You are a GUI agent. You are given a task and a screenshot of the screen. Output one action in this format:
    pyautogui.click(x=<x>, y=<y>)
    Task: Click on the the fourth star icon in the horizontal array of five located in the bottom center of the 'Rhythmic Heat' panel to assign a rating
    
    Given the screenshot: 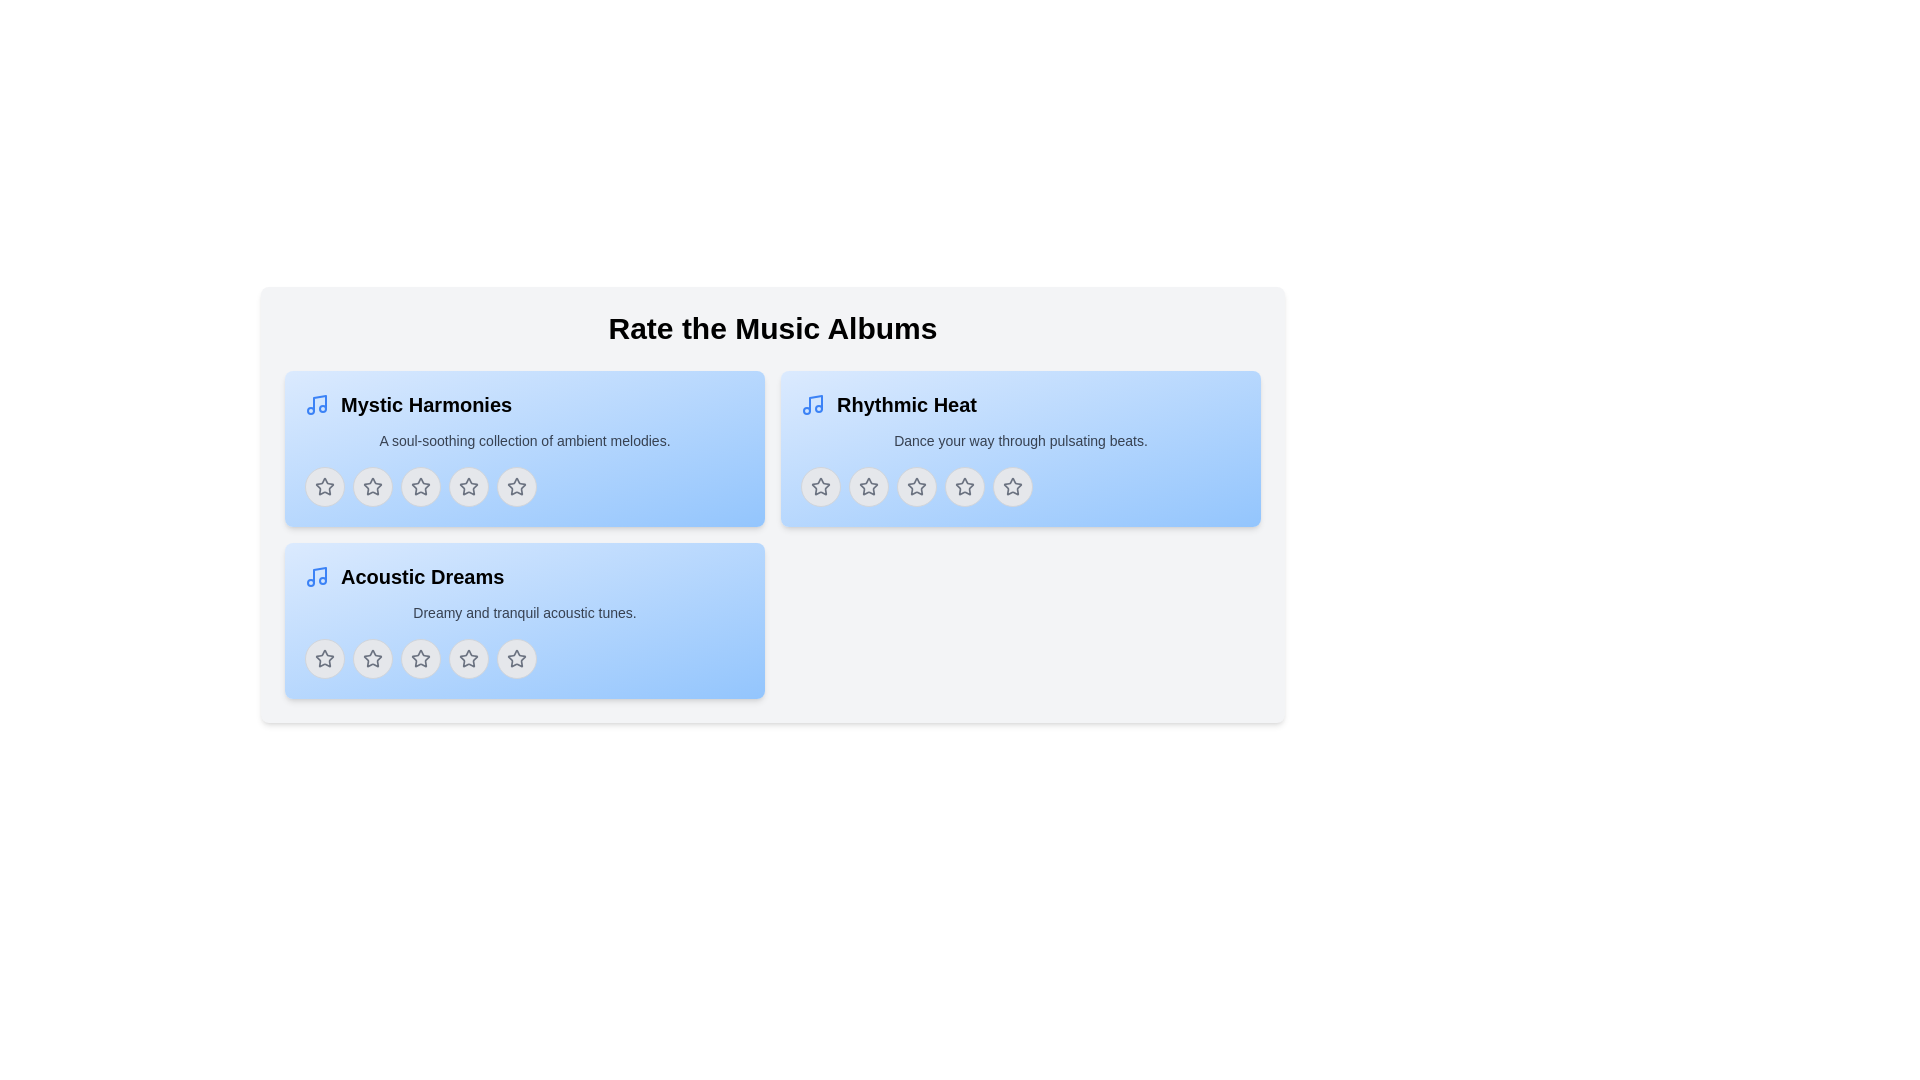 What is the action you would take?
    pyautogui.click(x=964, y=486)
    